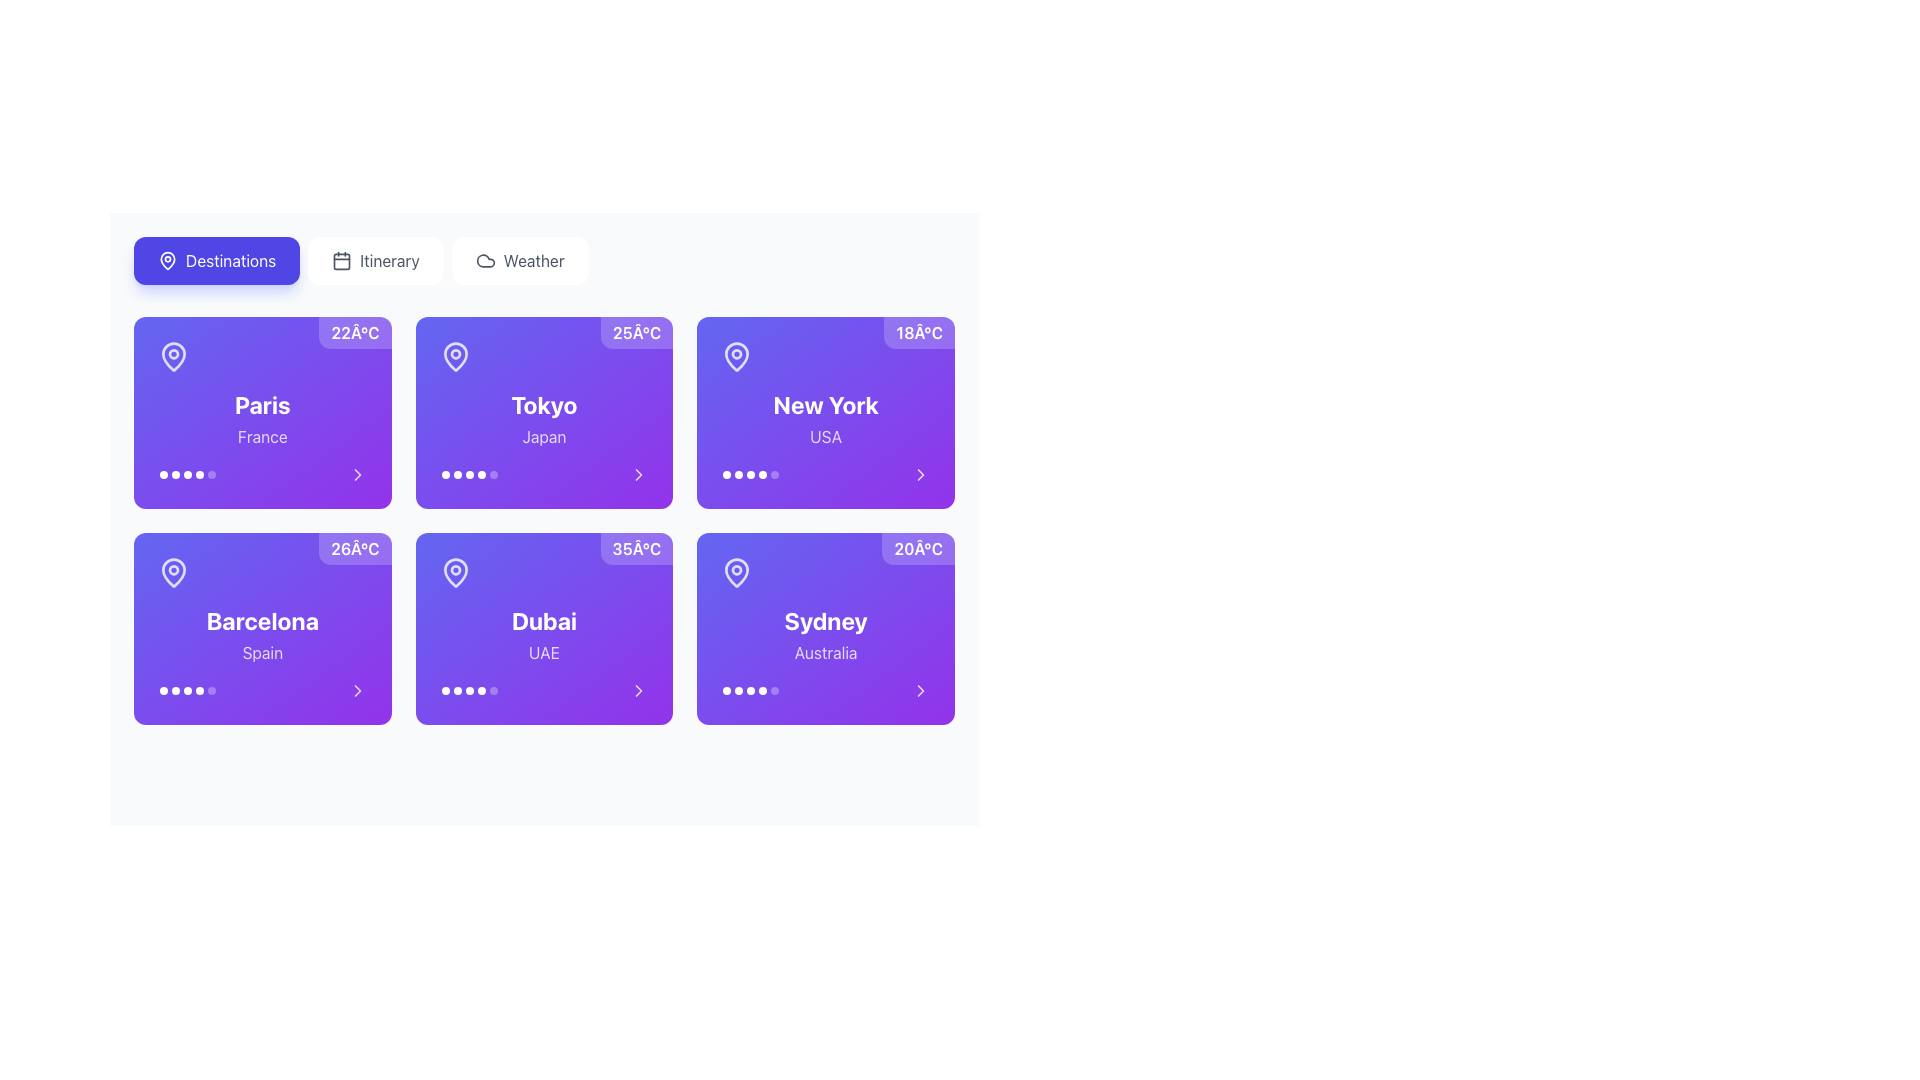 This screenshot has width=1920, height=1080. I want to click on the cloud-shaped icon located at the top-right segment of the interface, which is rendered in a minimal vector format, so click(485, 260).